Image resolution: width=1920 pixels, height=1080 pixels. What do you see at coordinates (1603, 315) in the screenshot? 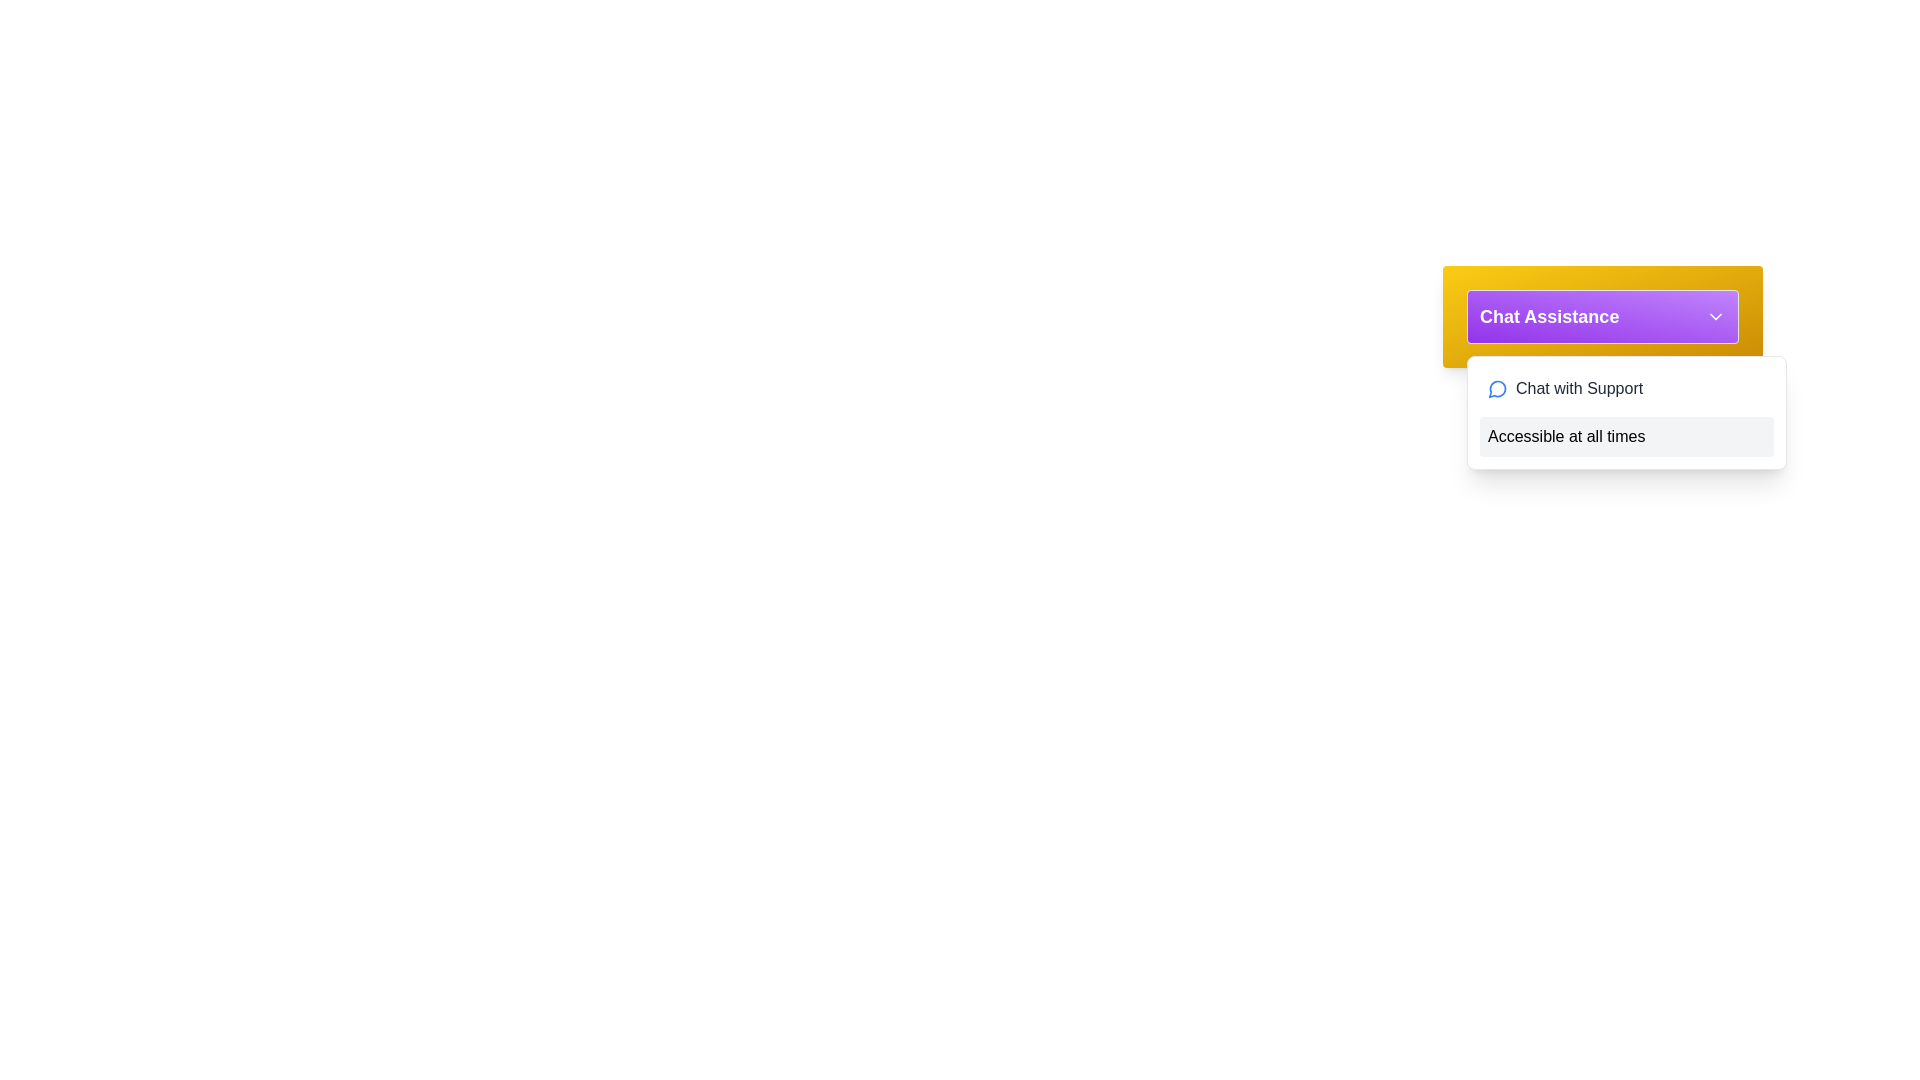
I see `the 'Chat Assistance' dropdown activator button, which is a rectangular button with a gradient background transitioning from purple to pink and contains white bold text on it` at bounding box center [1603, 315].